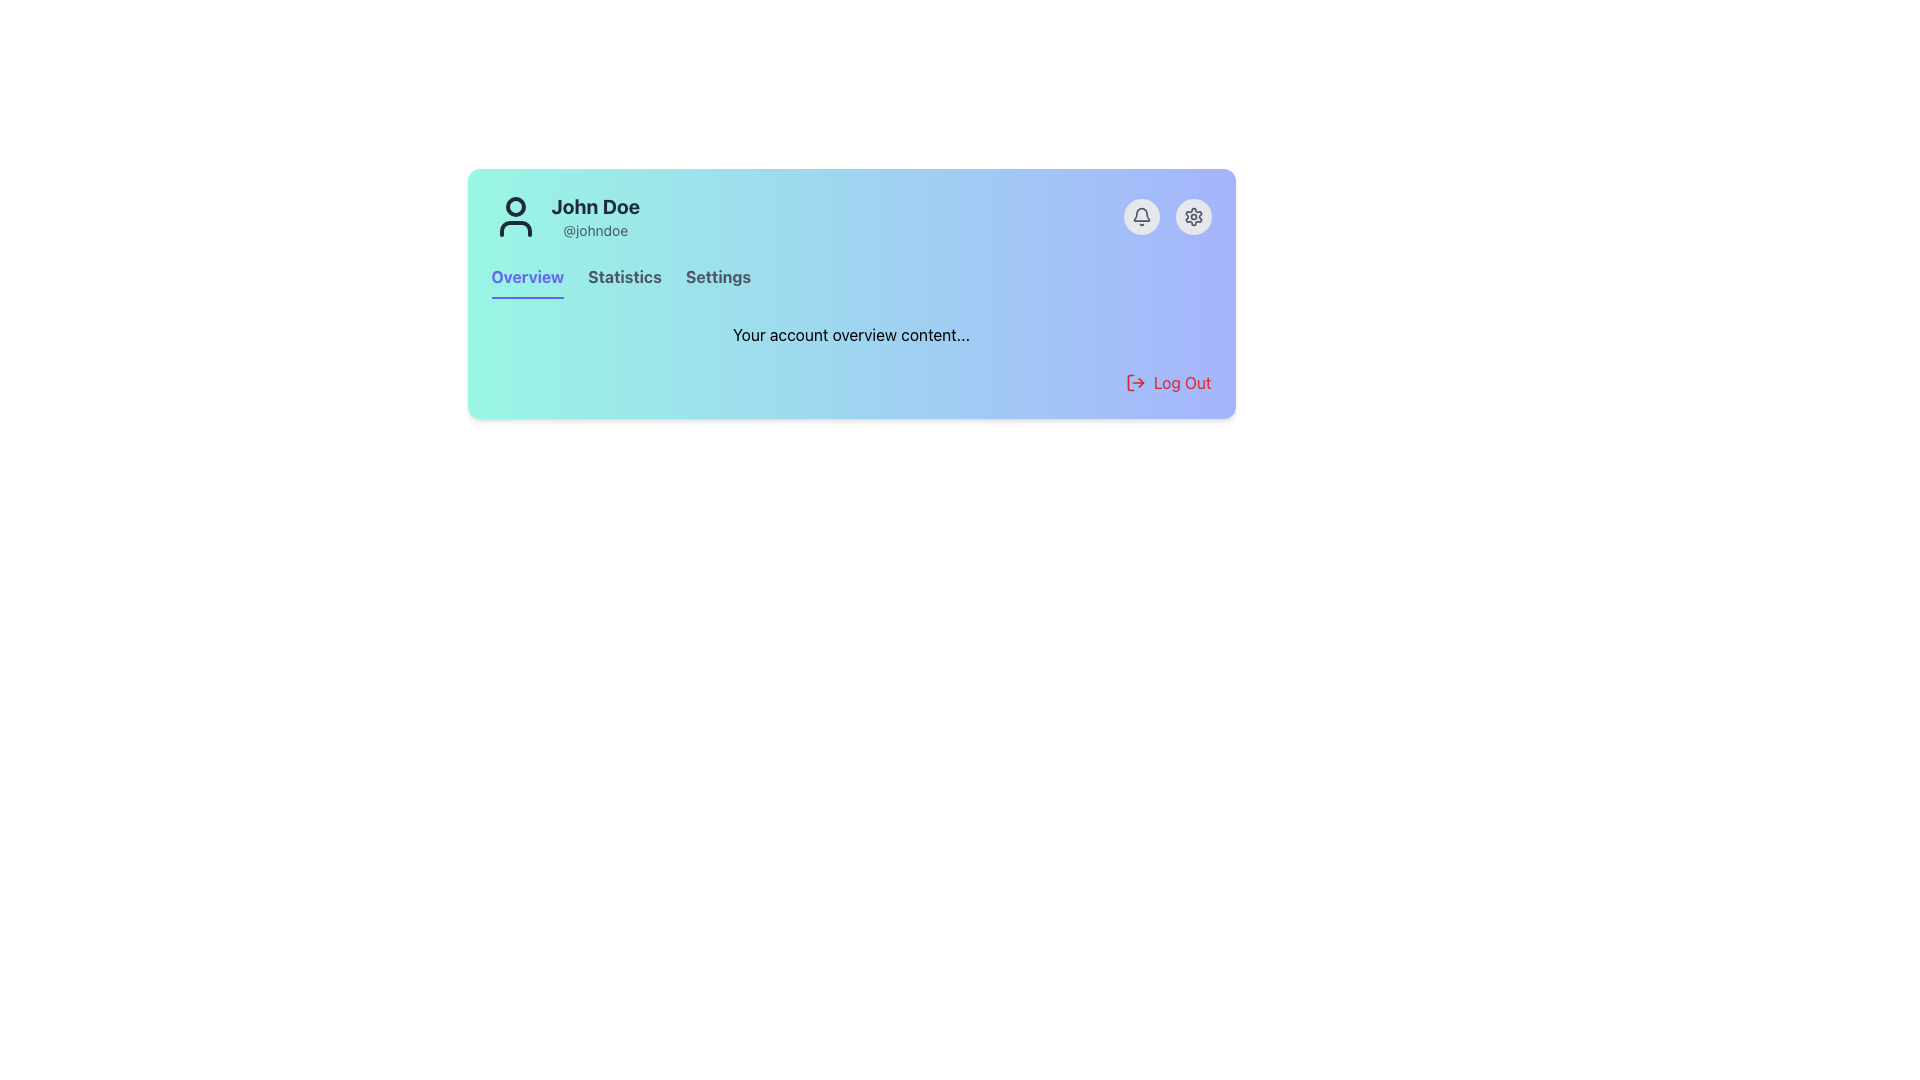  Describe the element at coordinates (1135, 382) in the screenshot. I see `the 'log out' icon, which resembles a door with an outward arrow, located next to the 'Log Out' text in the top-right corner of the interface` at that location.